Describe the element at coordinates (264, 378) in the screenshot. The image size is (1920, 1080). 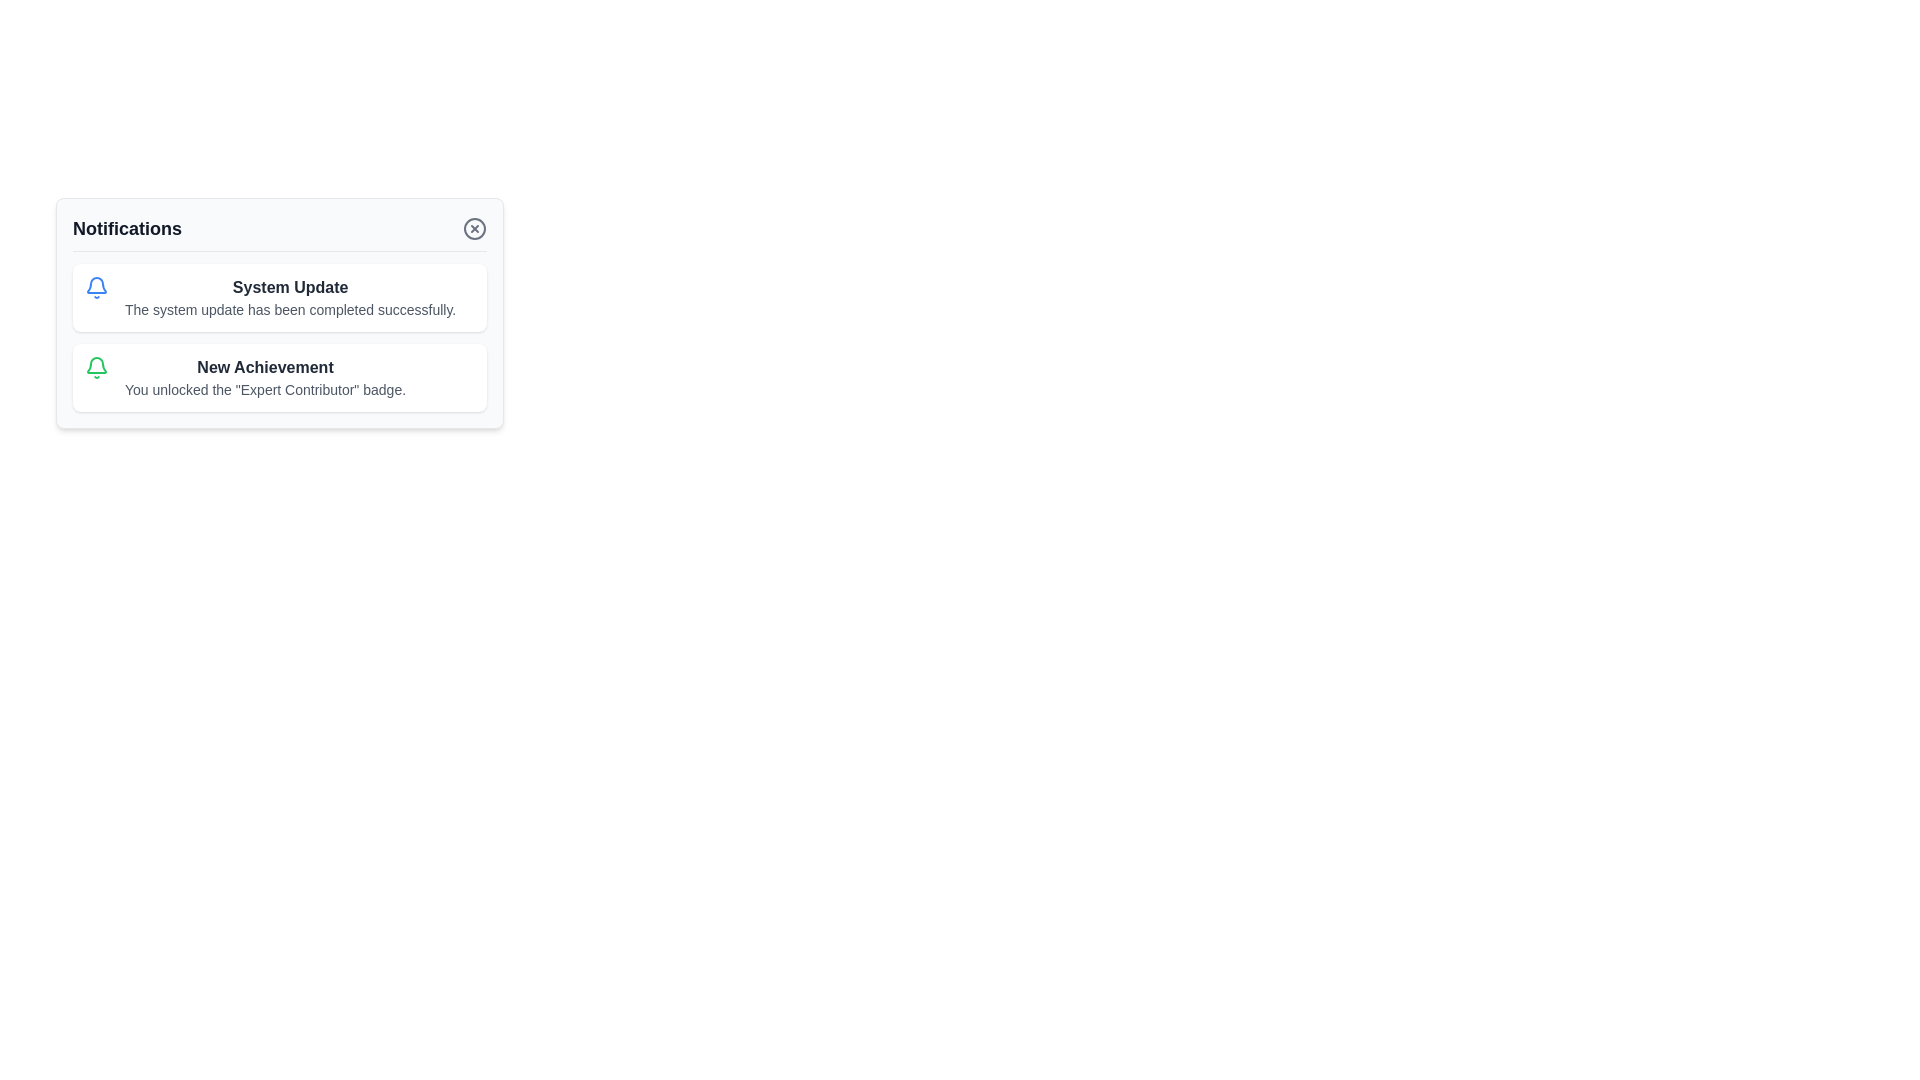
I see `the static text display that shows user achievement notifications, centrally aligned within the notification panel` at that location.